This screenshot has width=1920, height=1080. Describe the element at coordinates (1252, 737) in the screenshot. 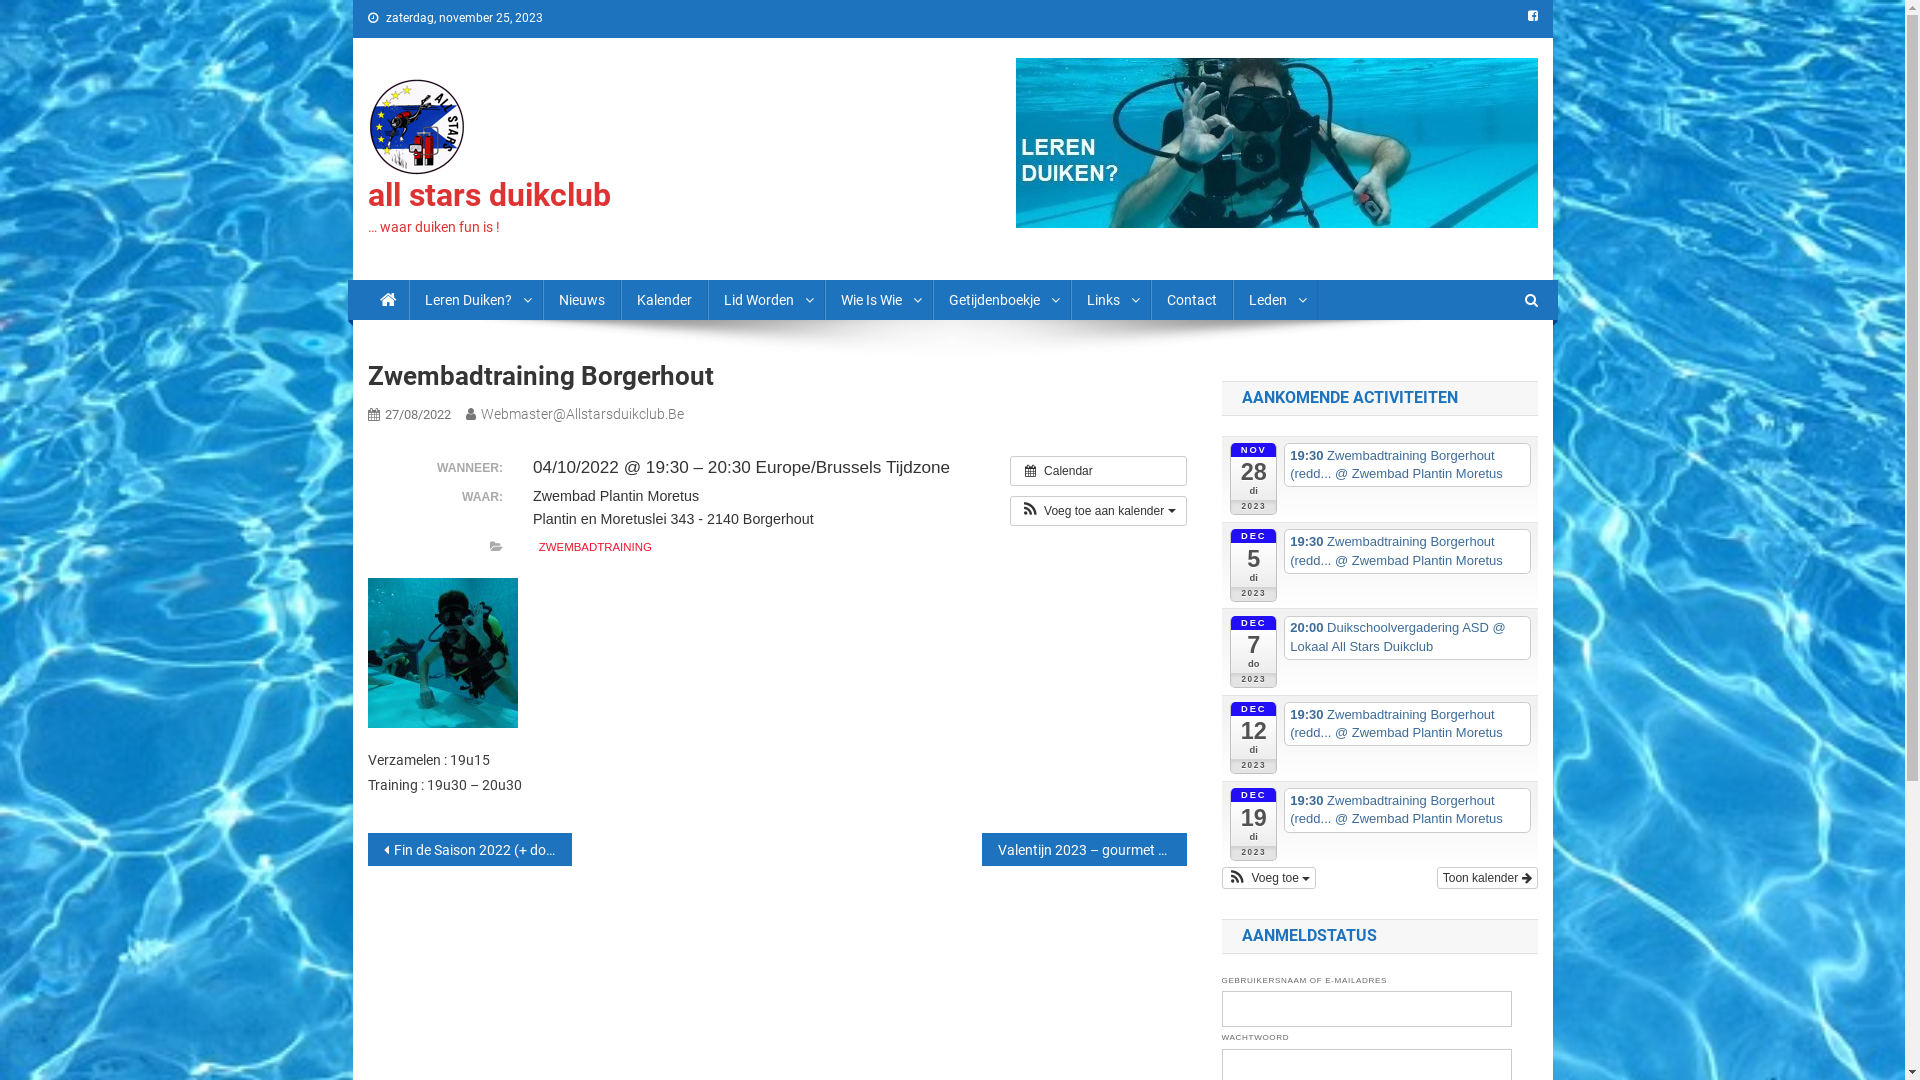

I see `'DEC` at that location.